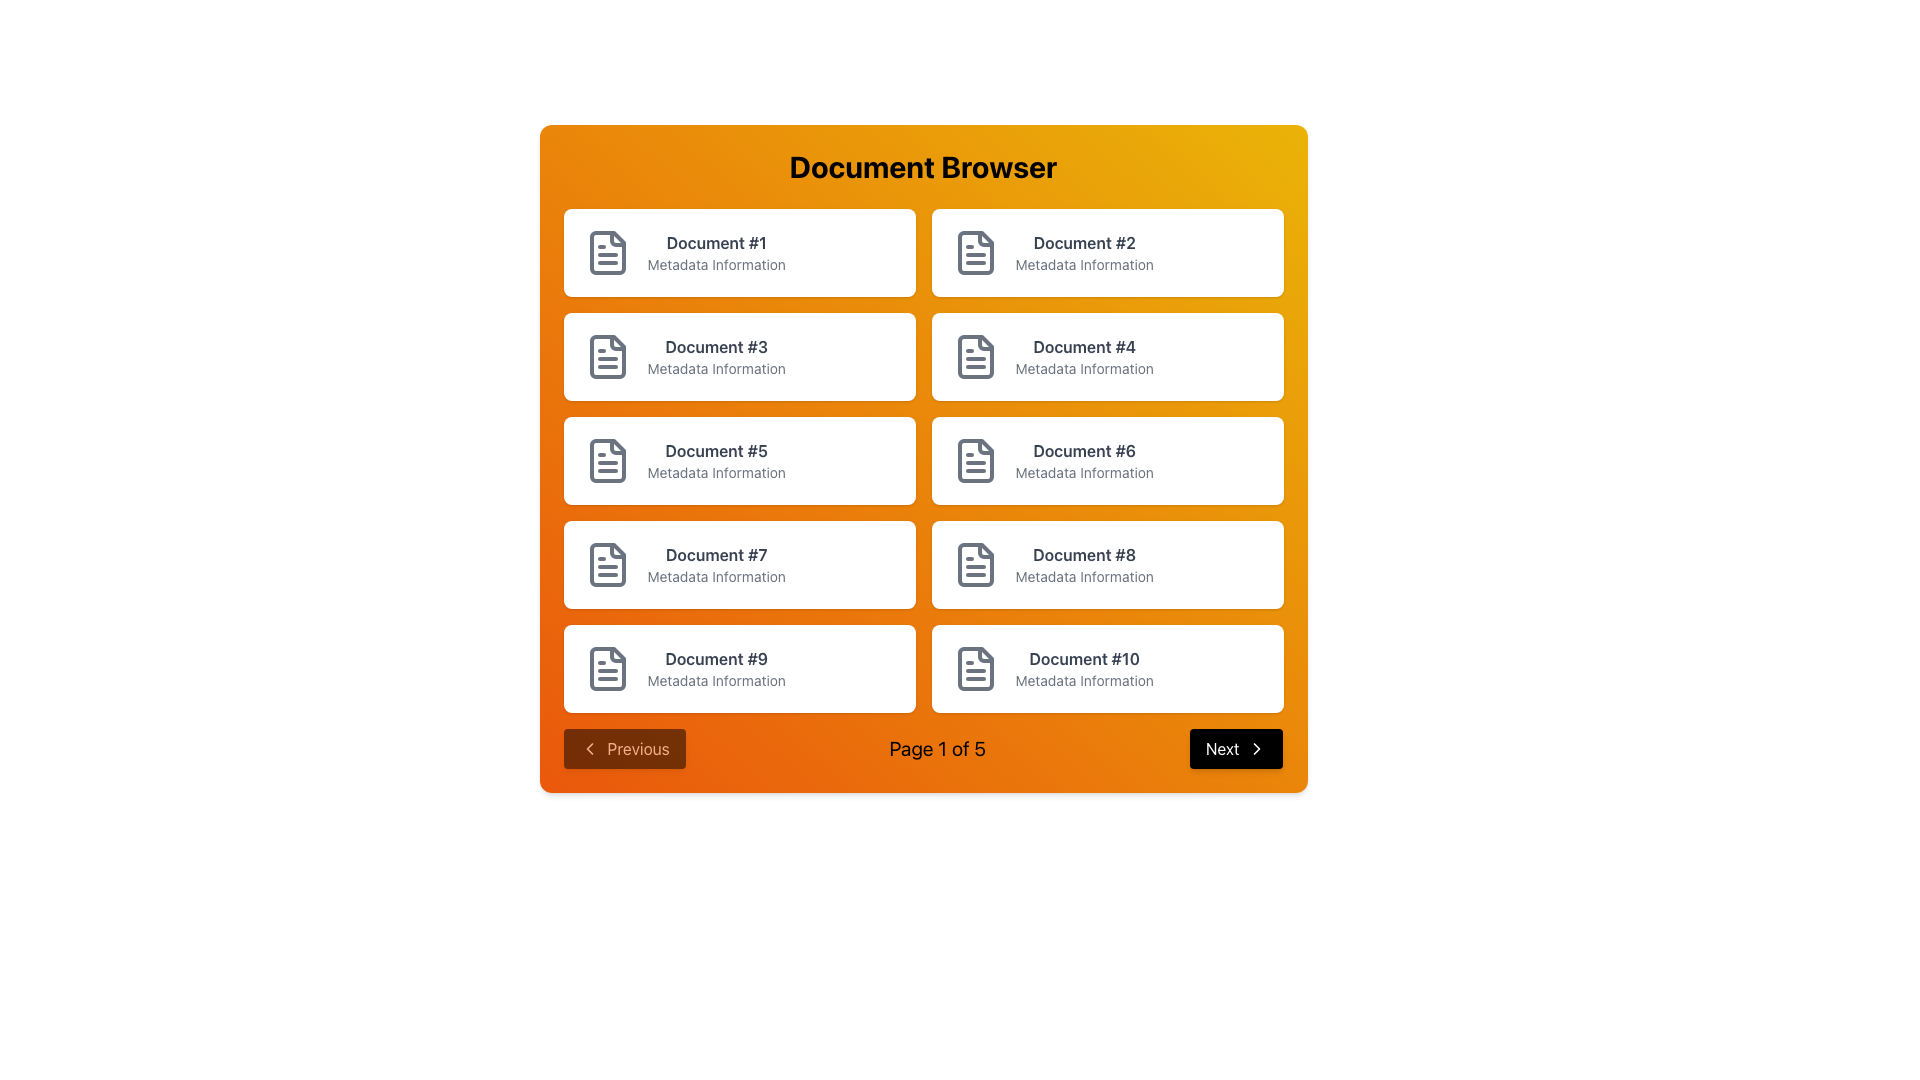  Describe the element at coordinates (975, 461) in the screenshot. I see `the monochromatic gray document icon with simulated text lines, which is the sixth document item in the grid layout` at that location.